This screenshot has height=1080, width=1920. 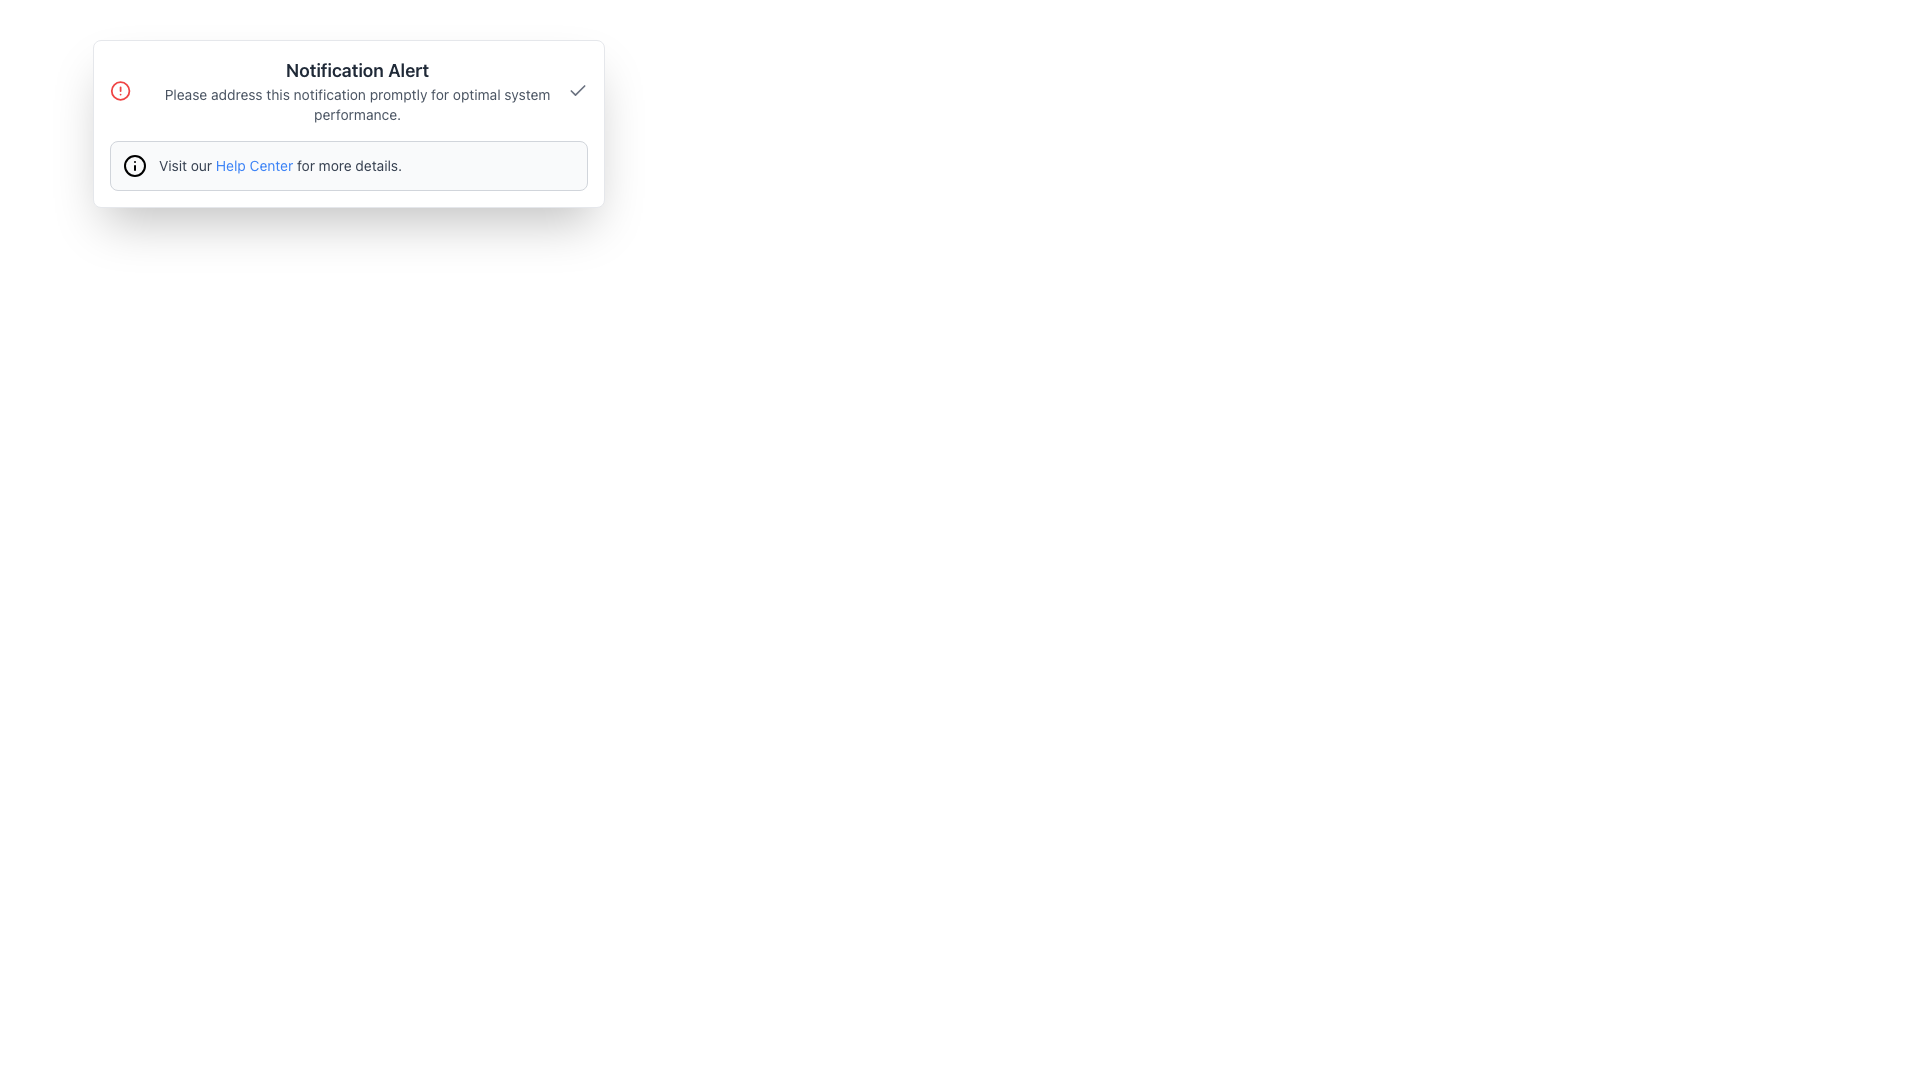 I want to click on the interactive confirmation icon located in the top-right of the 'Notification Alert' panel to confirm or acknowledge the notification, so click(x=576, y=91).